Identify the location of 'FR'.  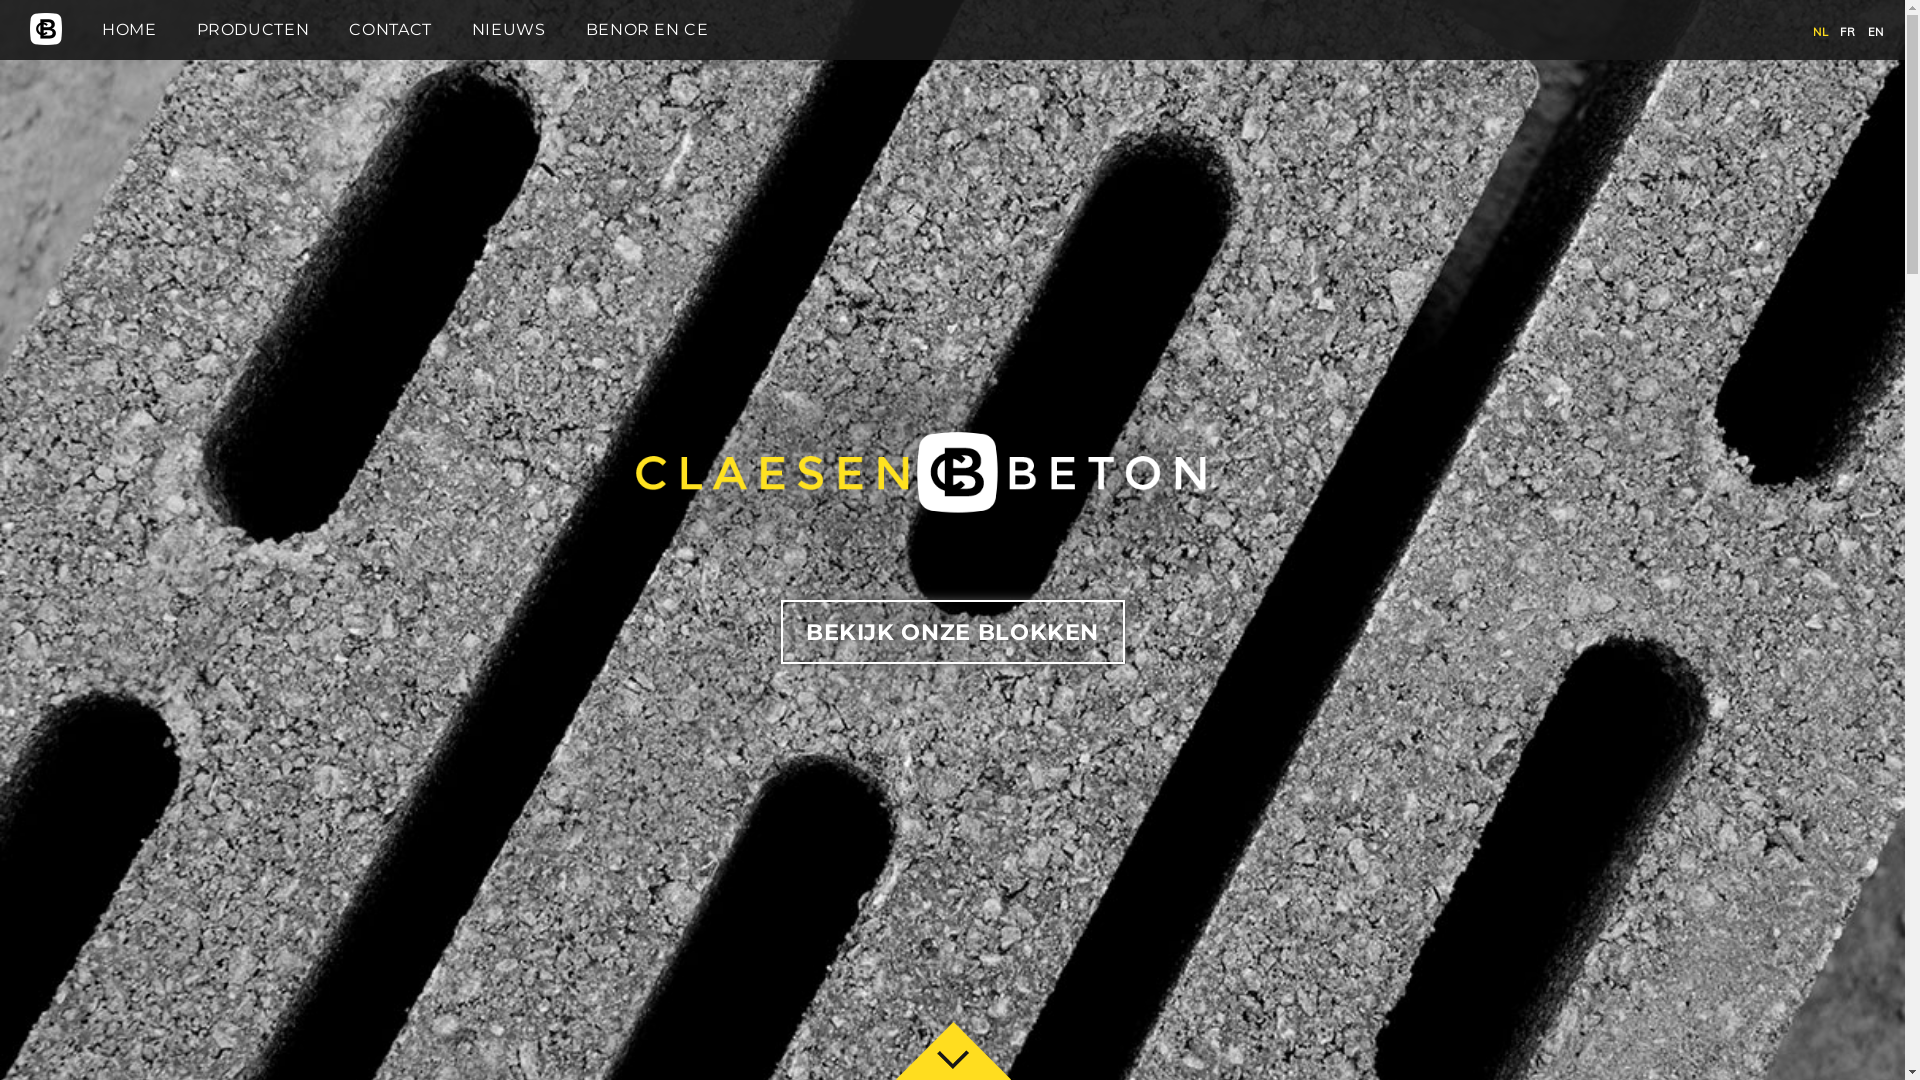
(1846, 31).